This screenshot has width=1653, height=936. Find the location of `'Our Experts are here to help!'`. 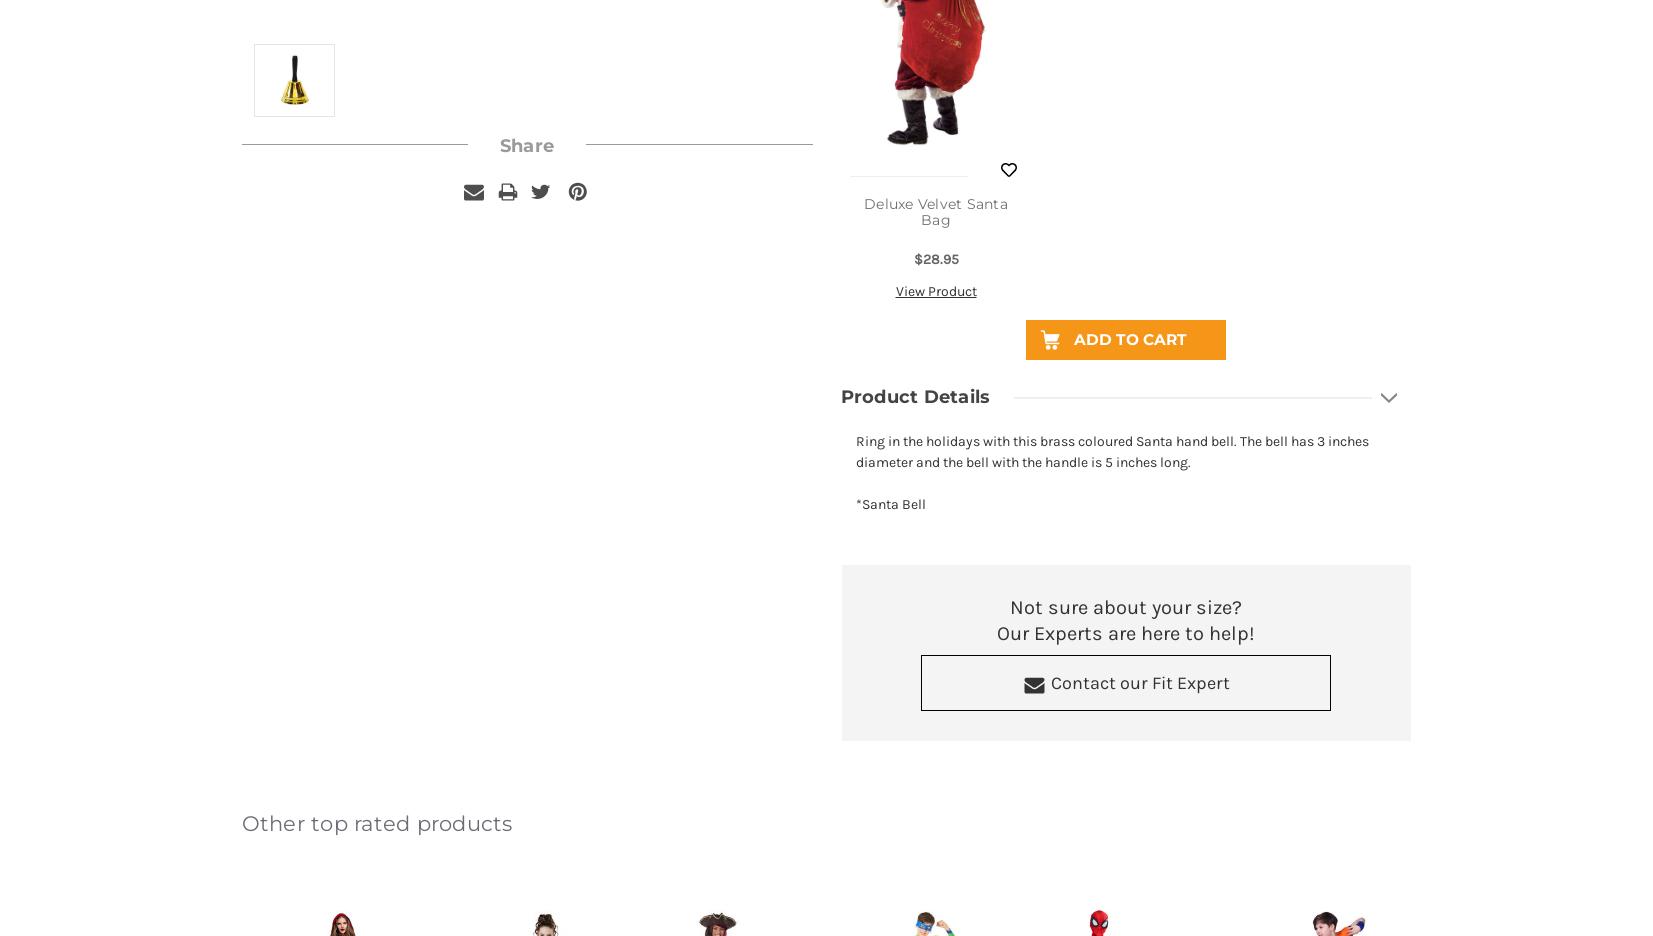

'Our Experts are here to help!' is located at coordinates (1126, 632).